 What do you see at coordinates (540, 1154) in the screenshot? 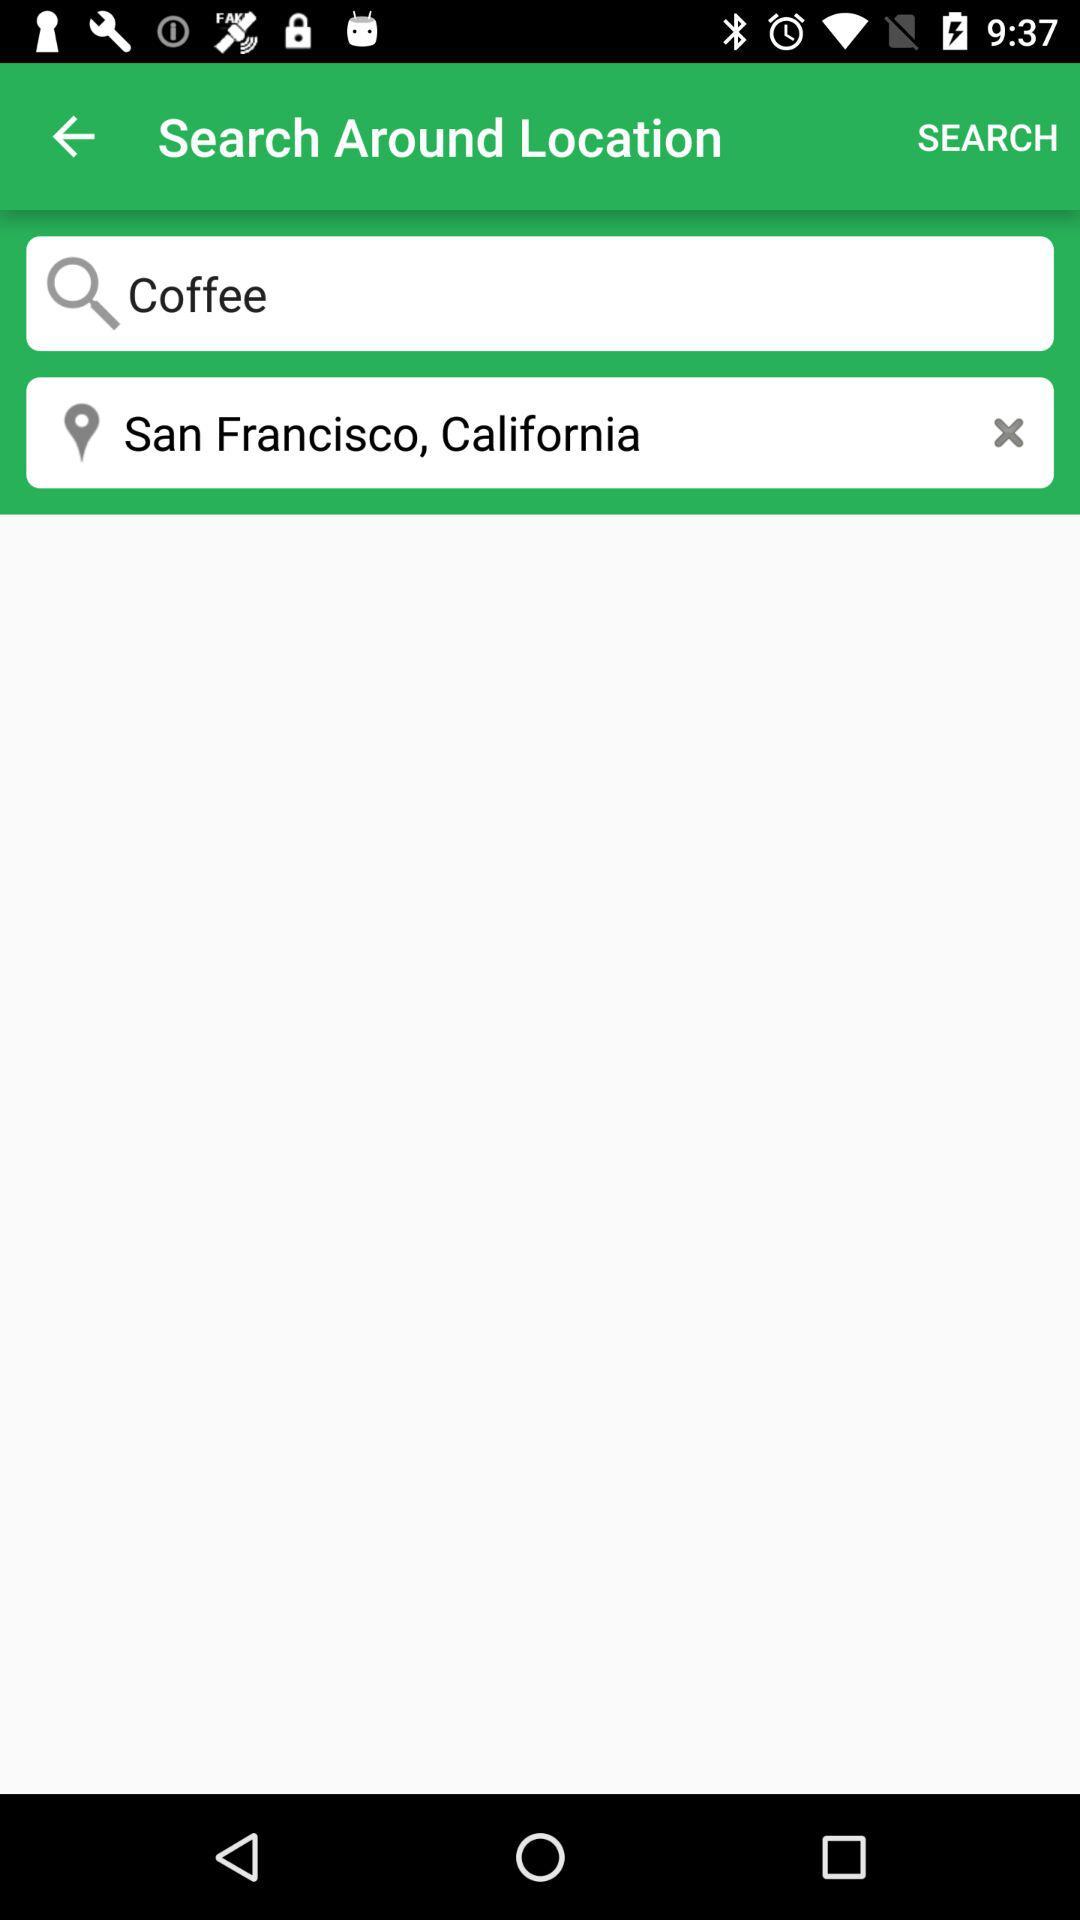
I see `item at the center` at bounding box center [540, 1154].